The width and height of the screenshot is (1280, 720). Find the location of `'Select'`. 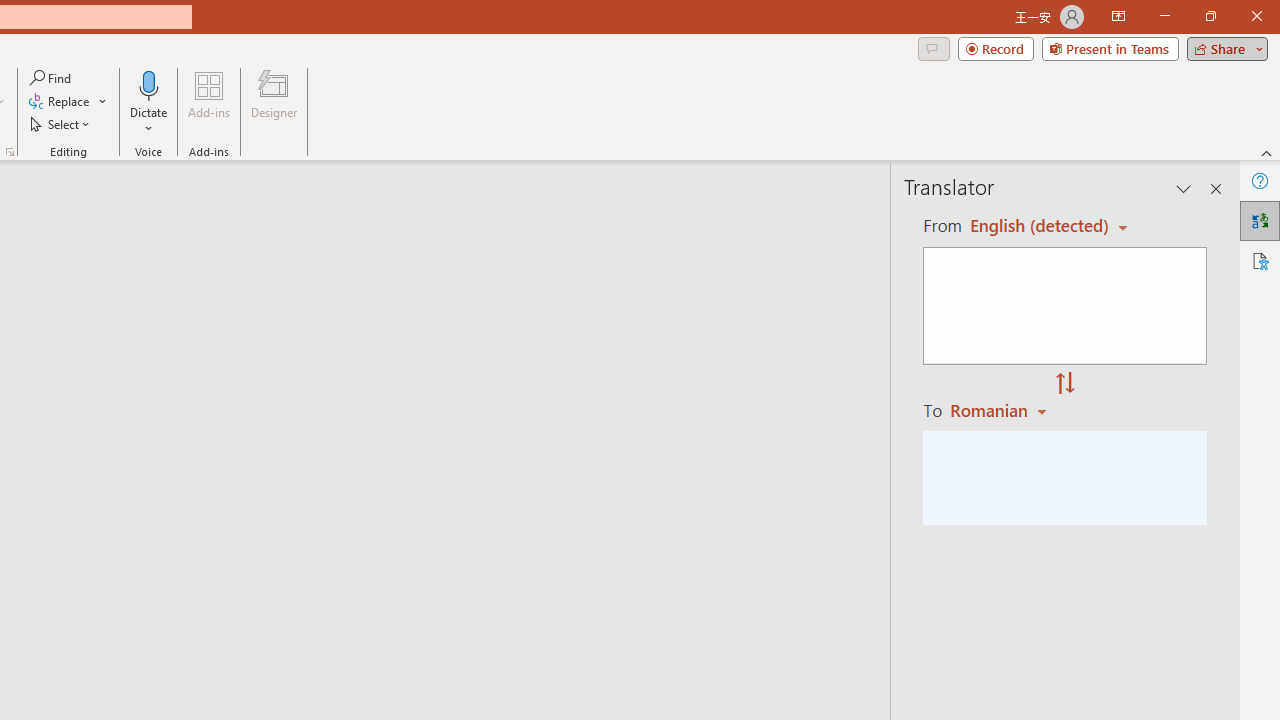

'Select' is located at coordinates (61, 124).